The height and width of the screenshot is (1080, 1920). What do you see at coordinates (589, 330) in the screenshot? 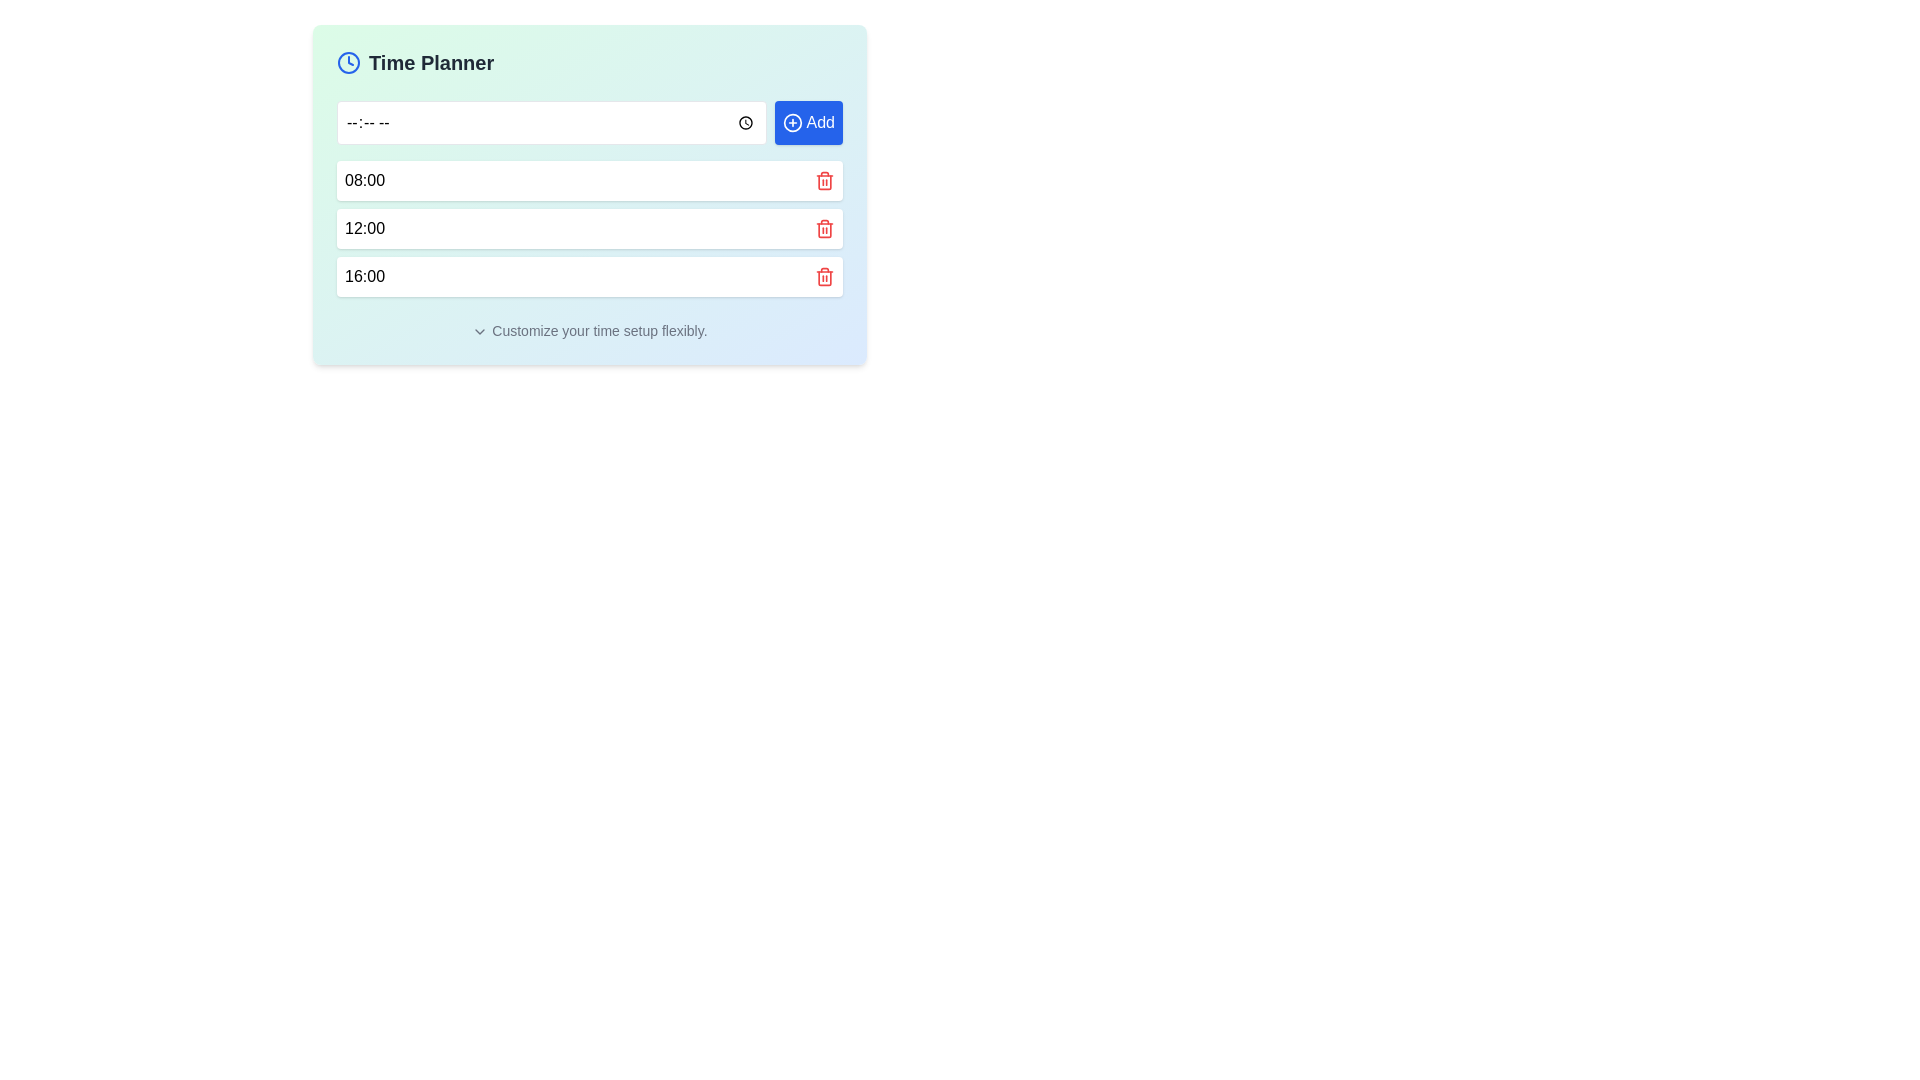
I see `the static text displaying 'Customize your time setup flexibly,' which is centrally aligned beneath the 'Time Planner' section` at bounding box center [589, 330].